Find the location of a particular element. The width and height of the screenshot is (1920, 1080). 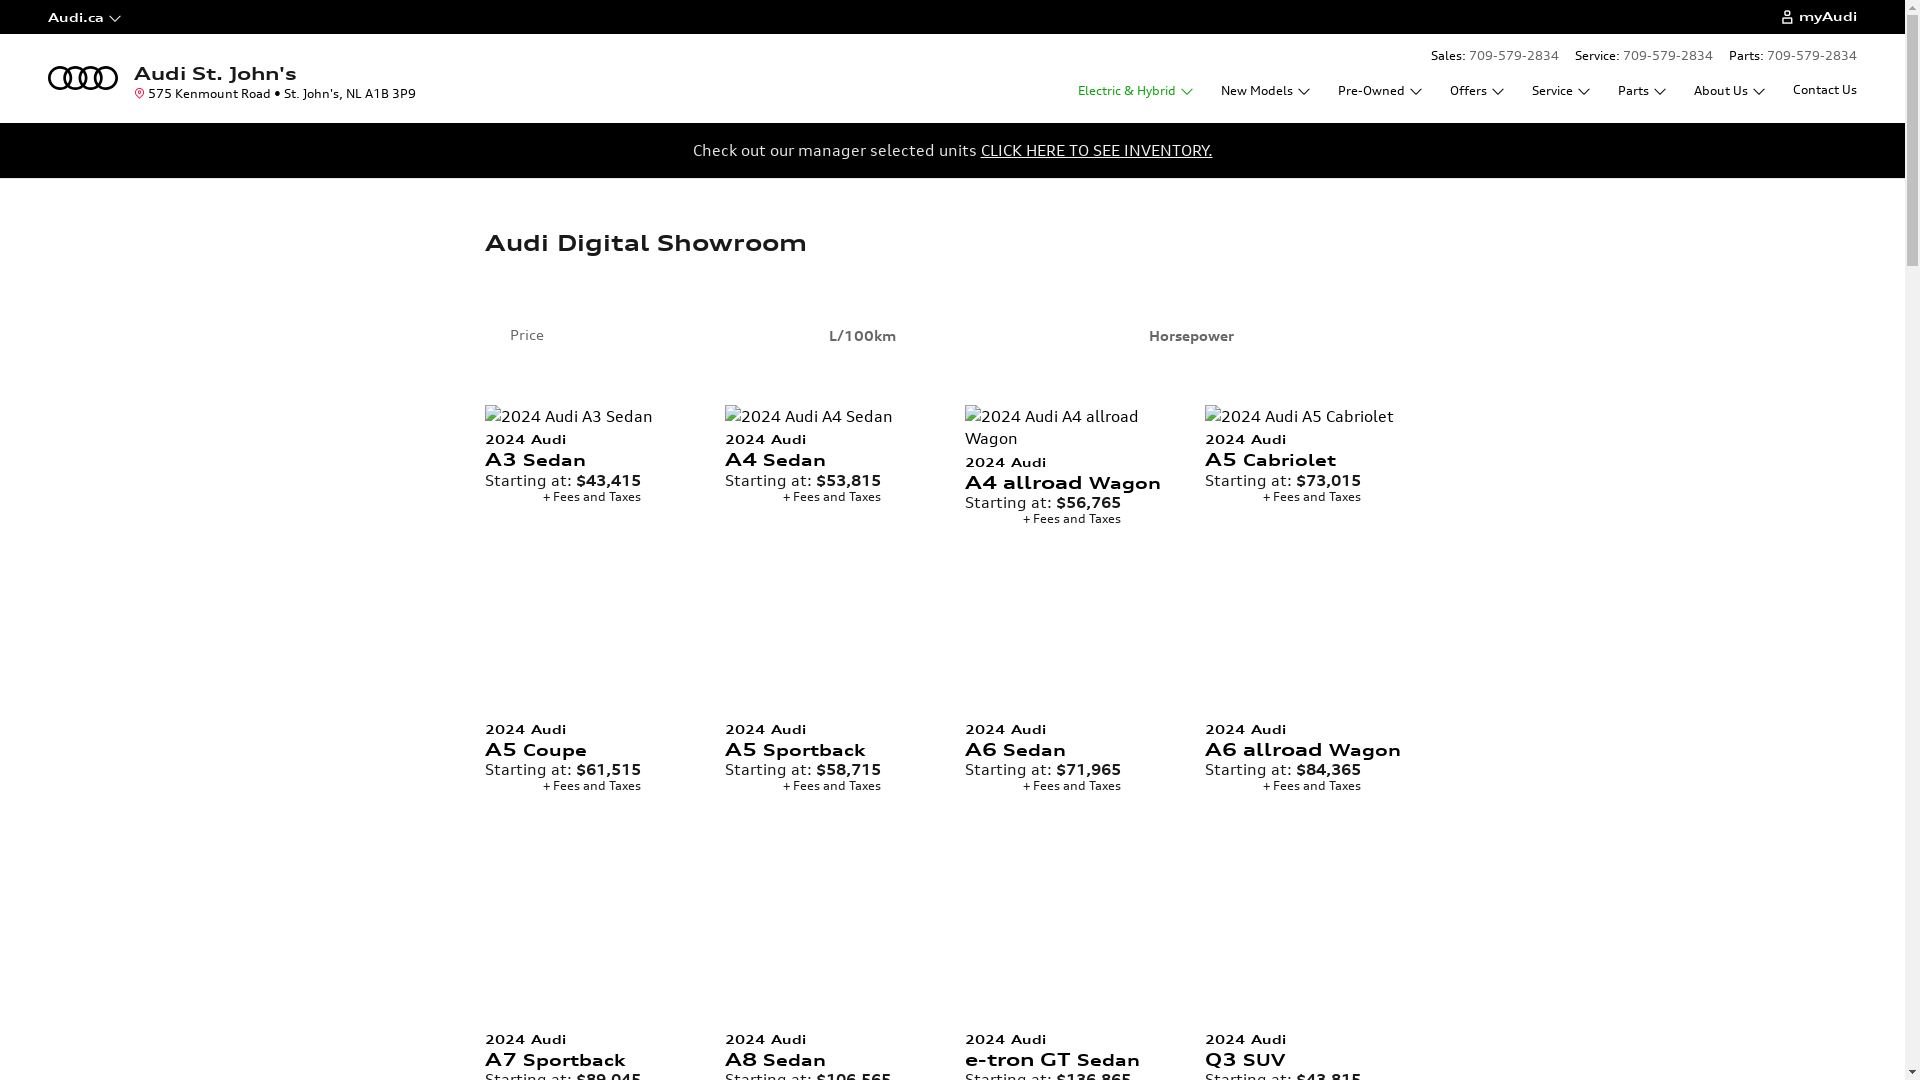

'CLICK HERE TO SEE INVENTORY.' is located at coordinates (1094, 149).